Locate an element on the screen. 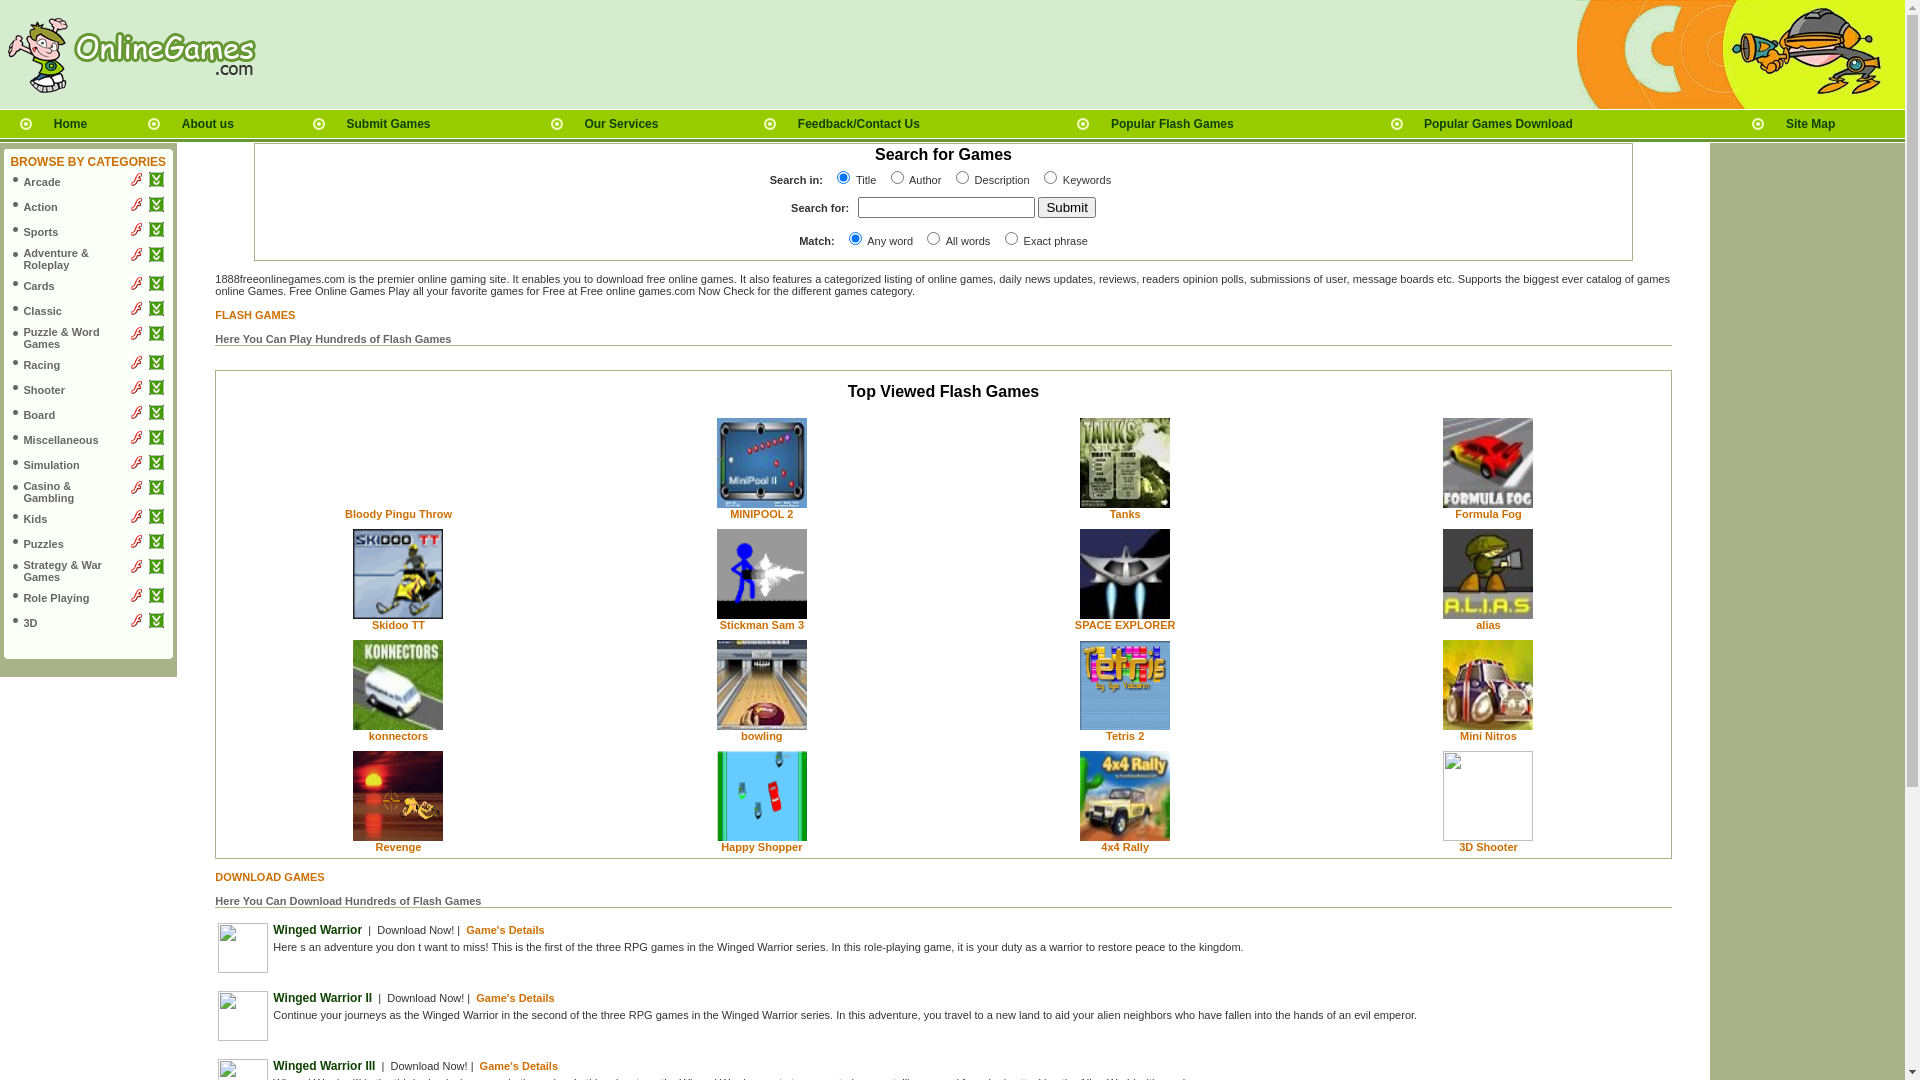 The image size is (1920, 1080). 'Mini Nitros' is located at coordinates (1488, 736).